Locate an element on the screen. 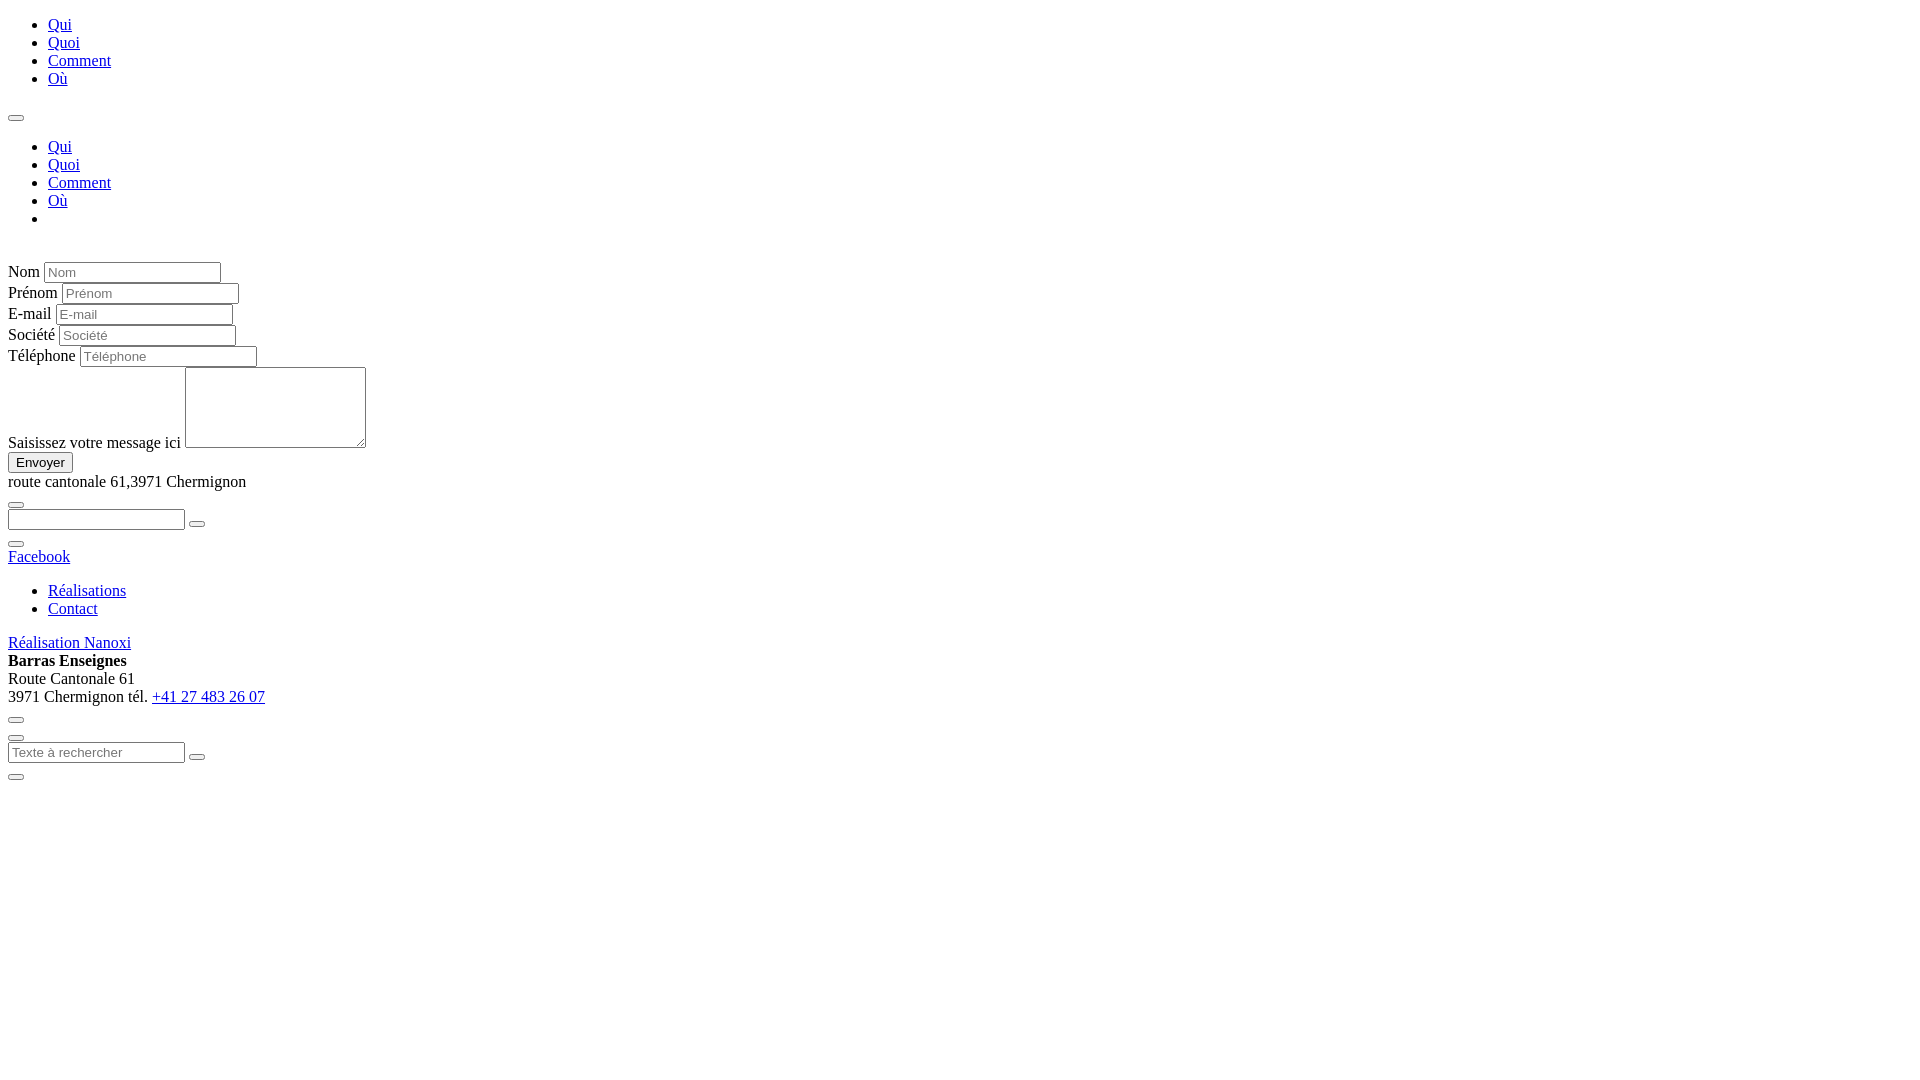 Image resolution: width=1920 pixels, height=1080 pixels. 'Qui' is located at coordinates (59, 24).